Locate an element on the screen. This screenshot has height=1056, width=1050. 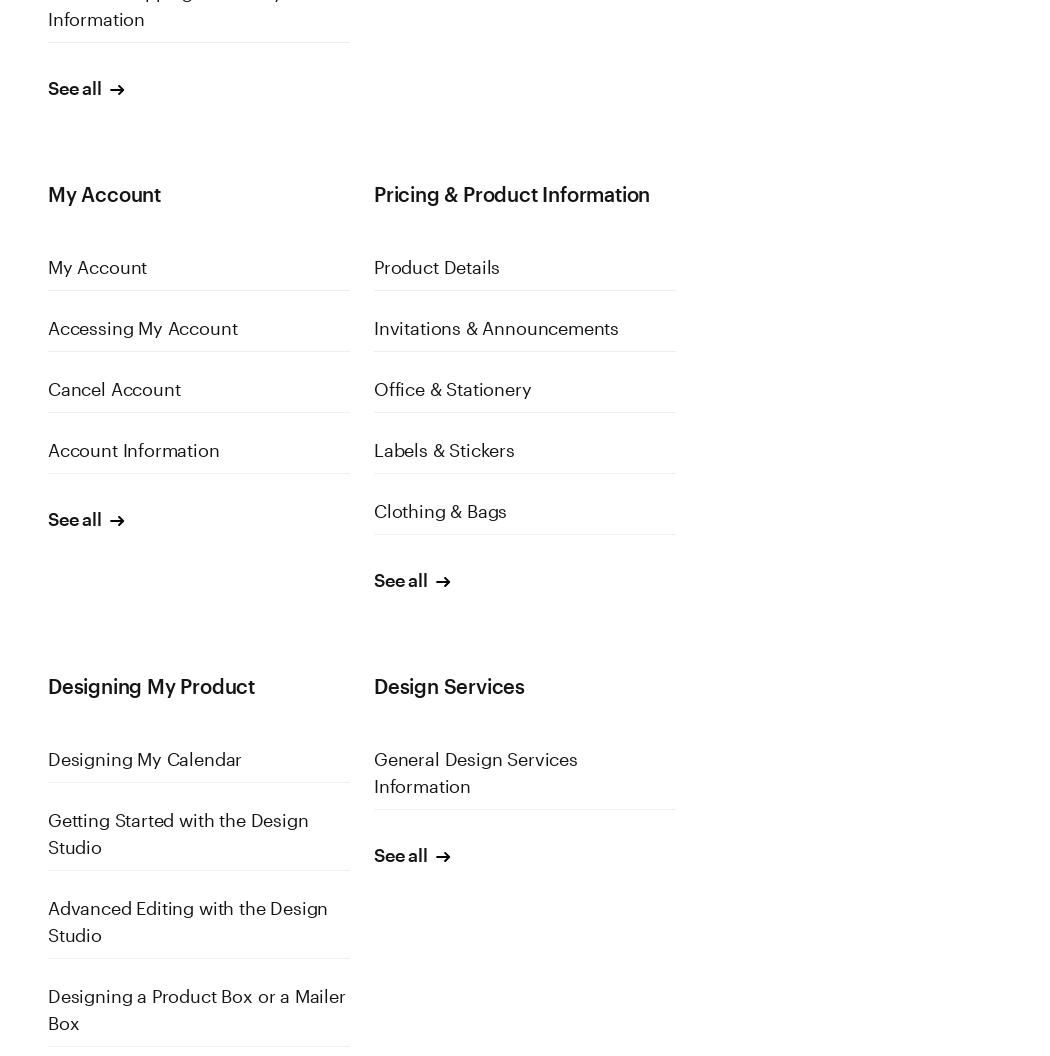
'Designing My Calendar' is located at coordinates (46, 758).